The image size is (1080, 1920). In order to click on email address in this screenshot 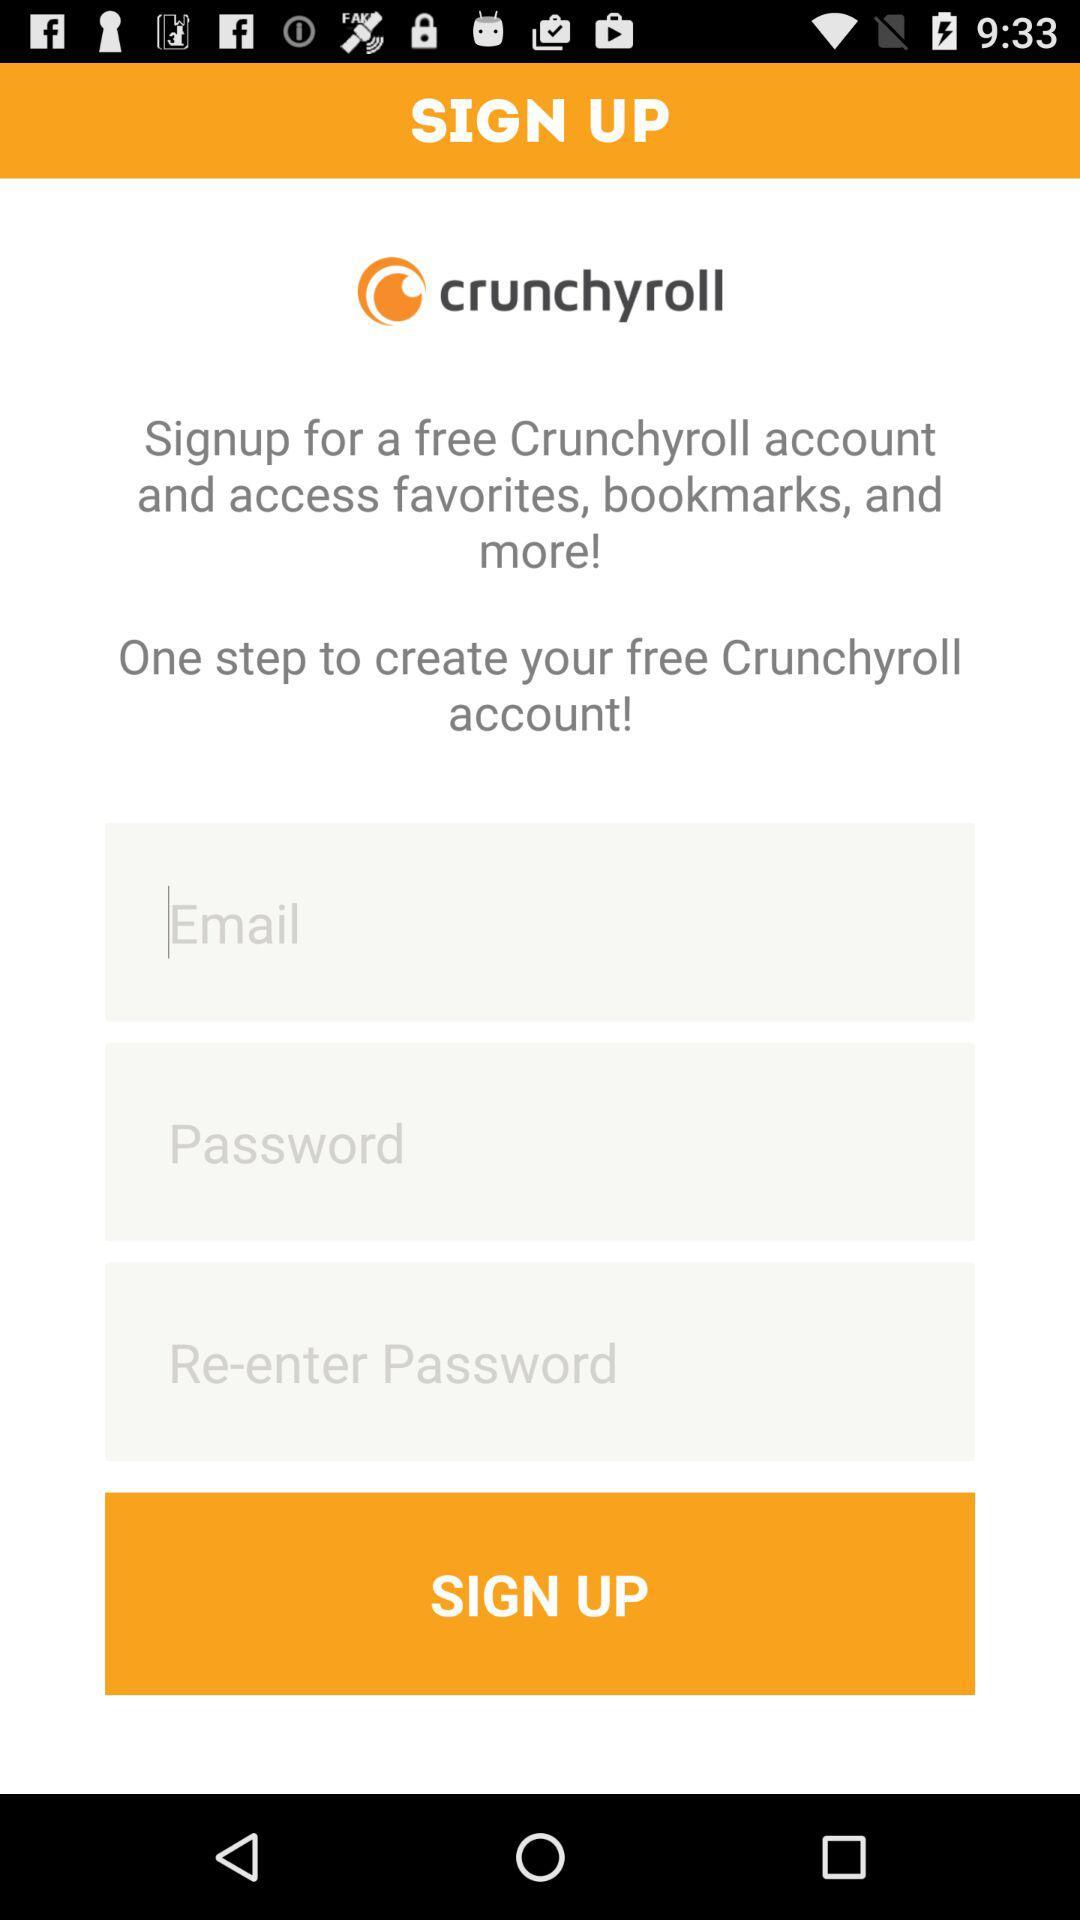, I will do `click(540, 921)`.